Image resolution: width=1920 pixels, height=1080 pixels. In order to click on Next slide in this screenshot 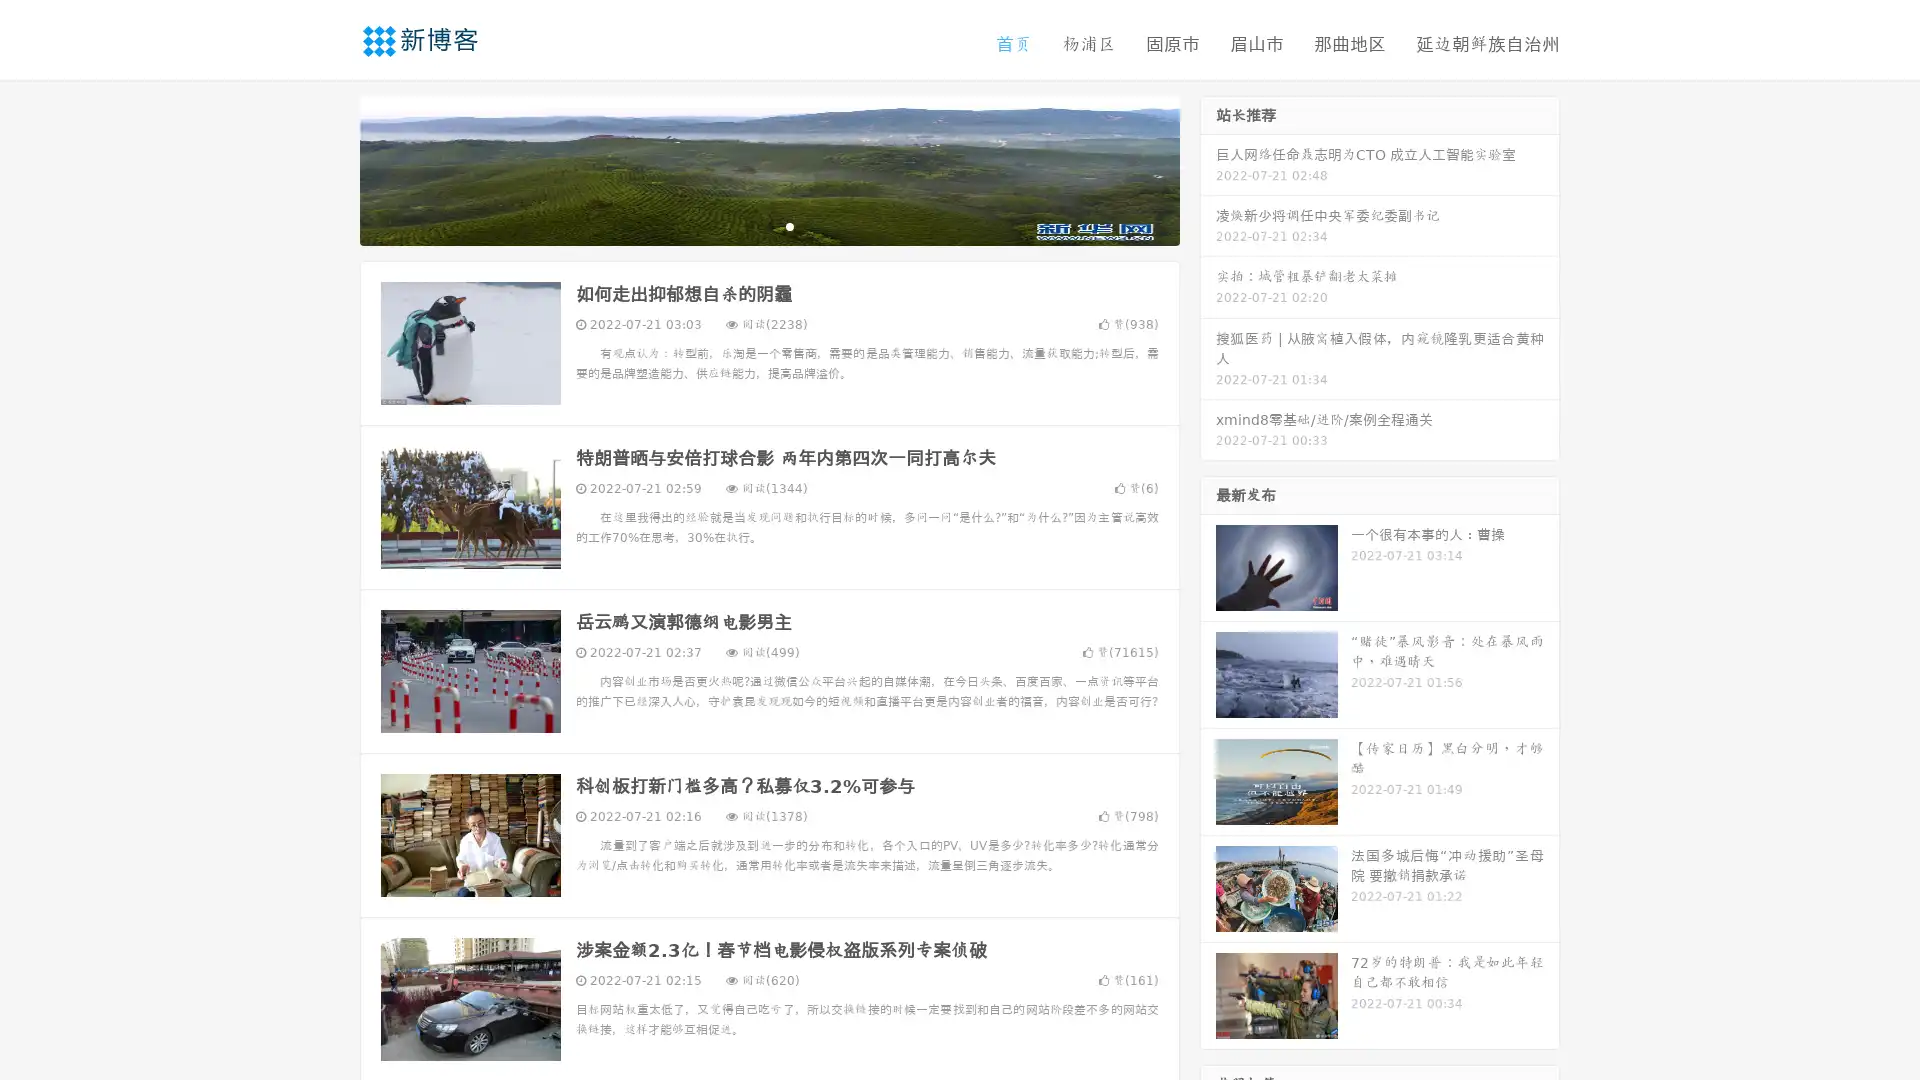, I will do `click(1208, 168)`.